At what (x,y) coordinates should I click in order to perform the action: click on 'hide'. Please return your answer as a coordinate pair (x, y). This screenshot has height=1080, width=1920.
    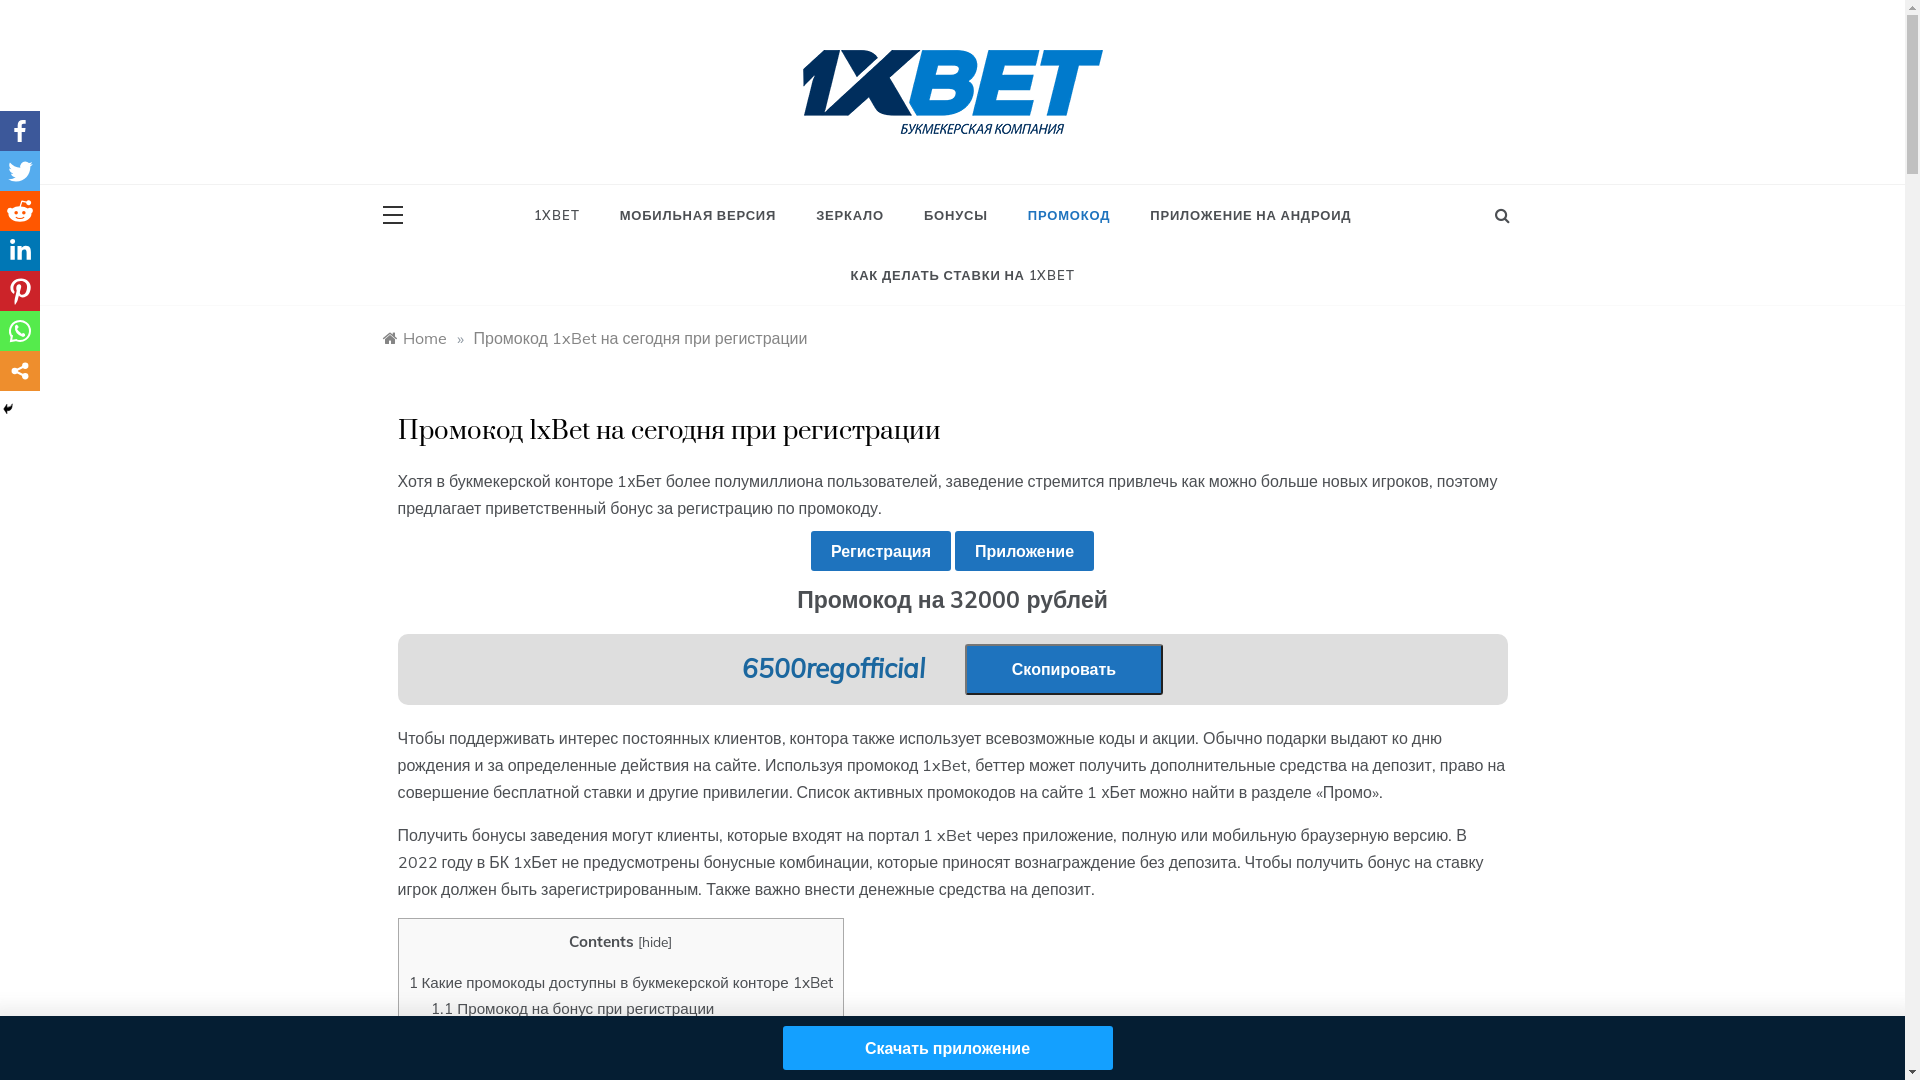
    Looking at the image, I should click on (654, 941).